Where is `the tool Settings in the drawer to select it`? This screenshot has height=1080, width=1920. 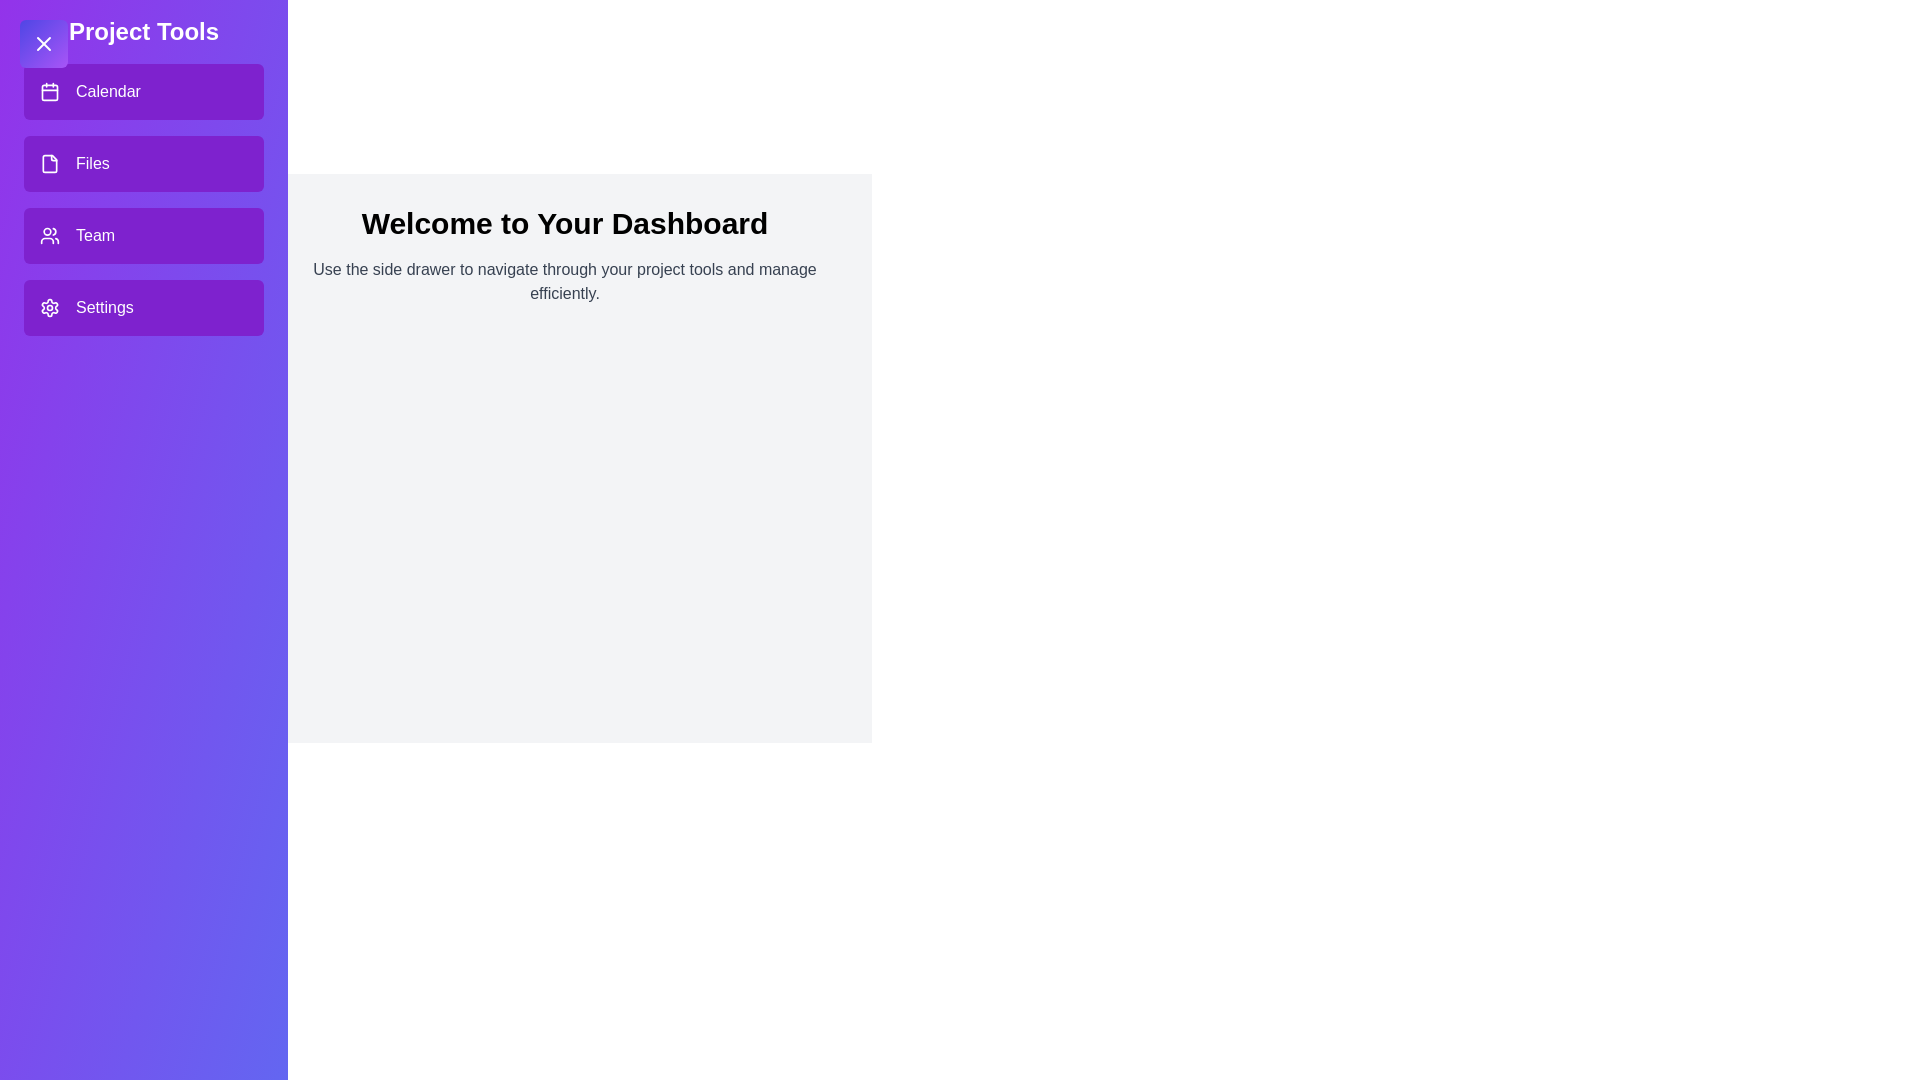
the tool Settings in the drawer to select it is located at coordinates (143, 308).